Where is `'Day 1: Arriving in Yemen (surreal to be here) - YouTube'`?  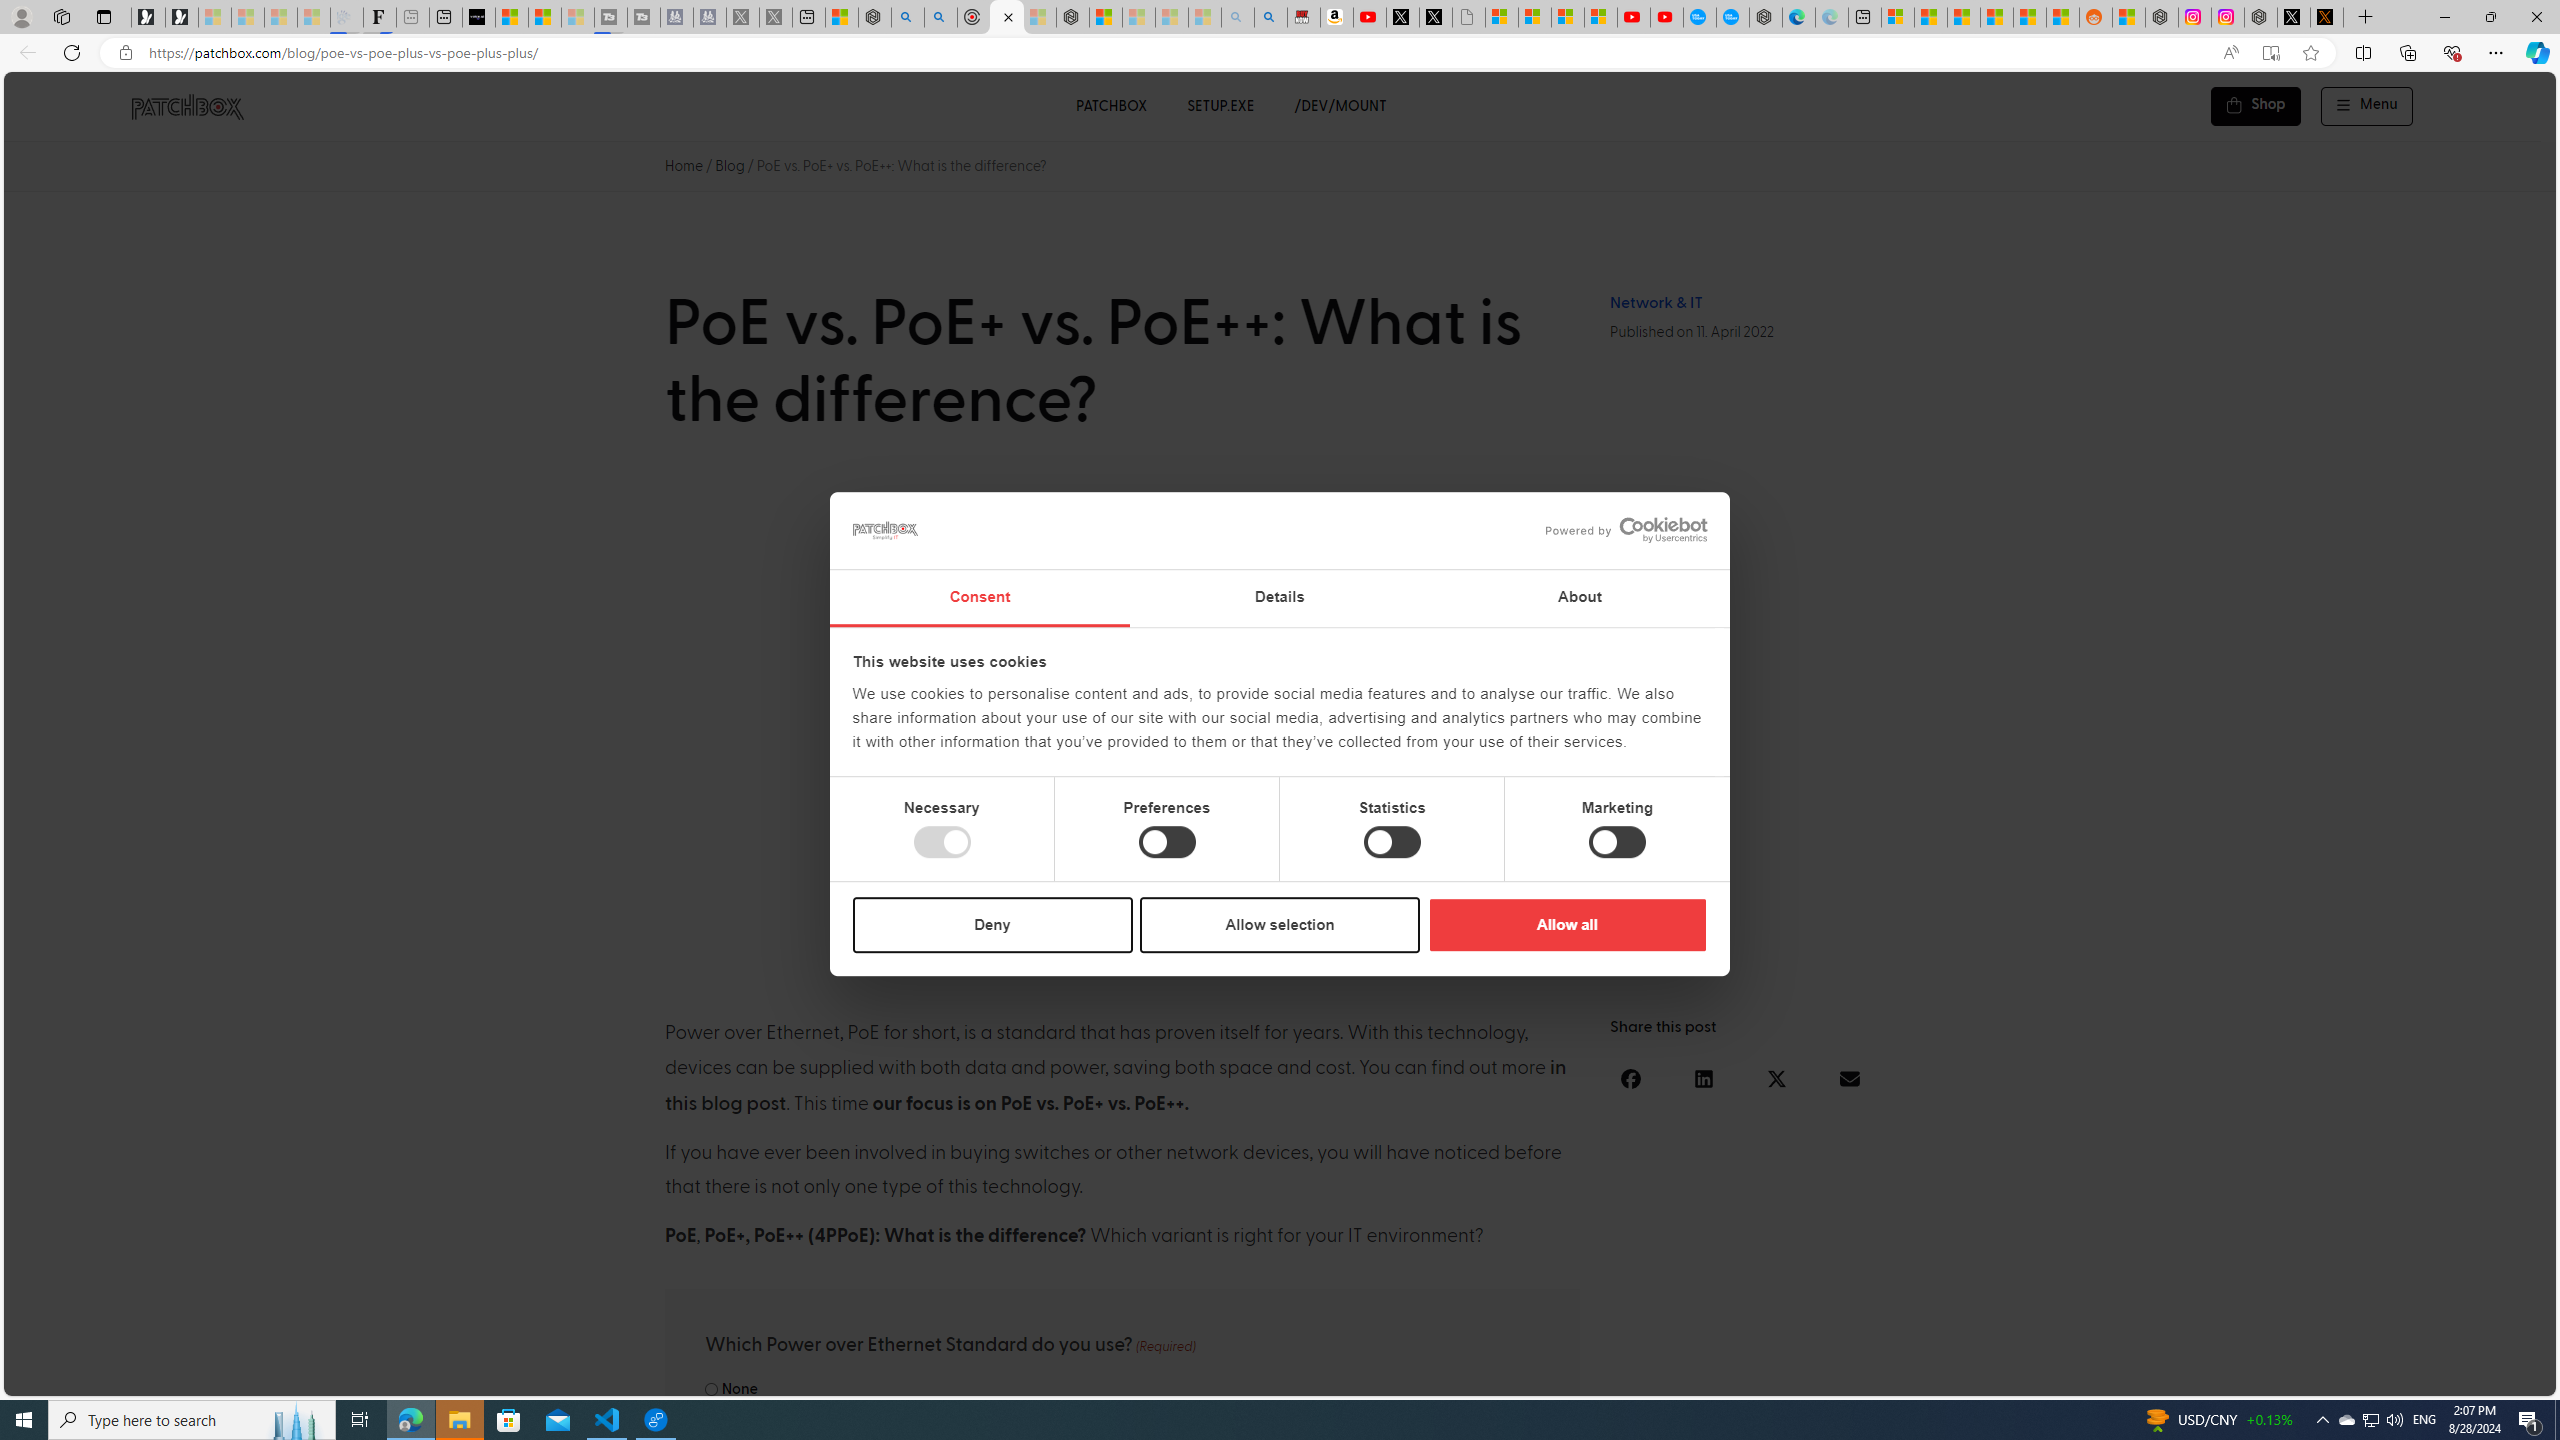 'Day 1: Arriving in Yemen (surreal to be here) - YouTube' is located at coordinates (1369, 16).